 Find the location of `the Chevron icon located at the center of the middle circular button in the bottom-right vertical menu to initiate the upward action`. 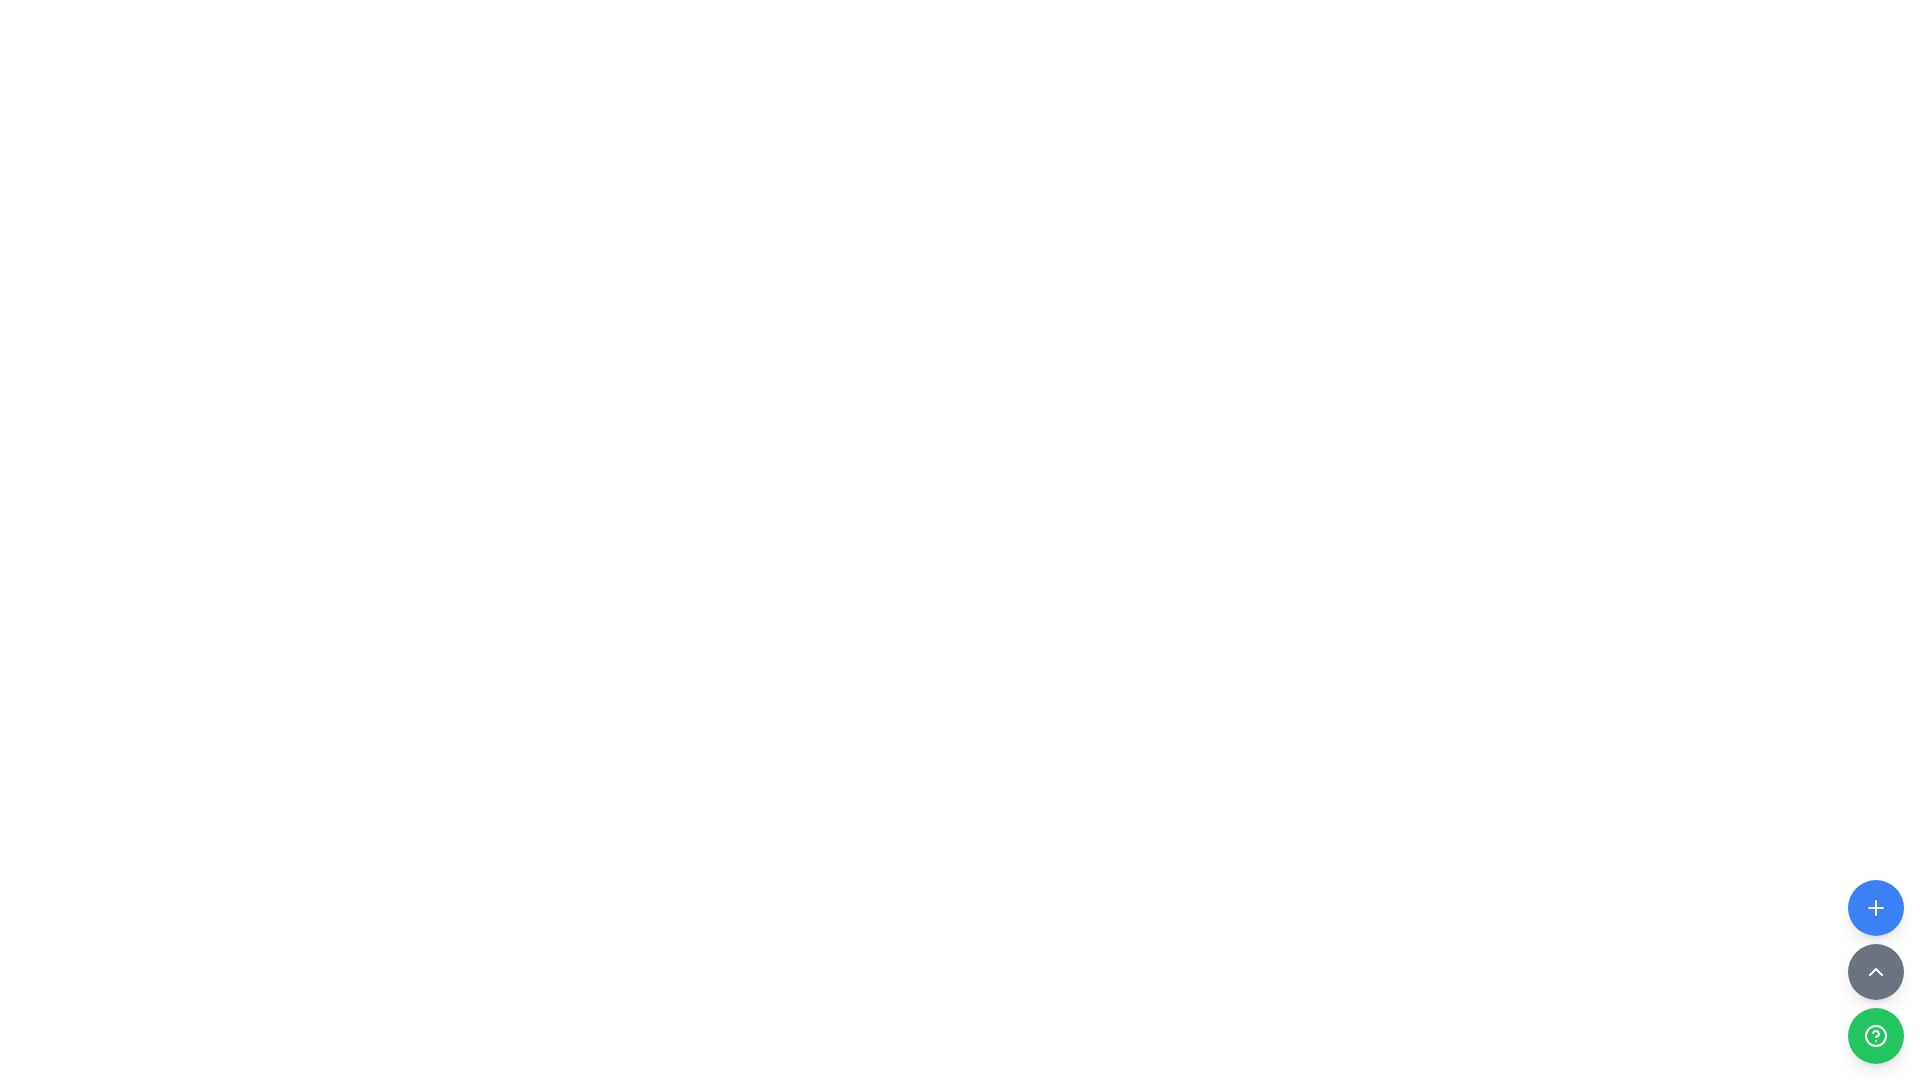

the Chevron icon located at the center of the middle circular button in the bottom-right vertical menu to initiate the upward action is located at coordinates (1875, 971).